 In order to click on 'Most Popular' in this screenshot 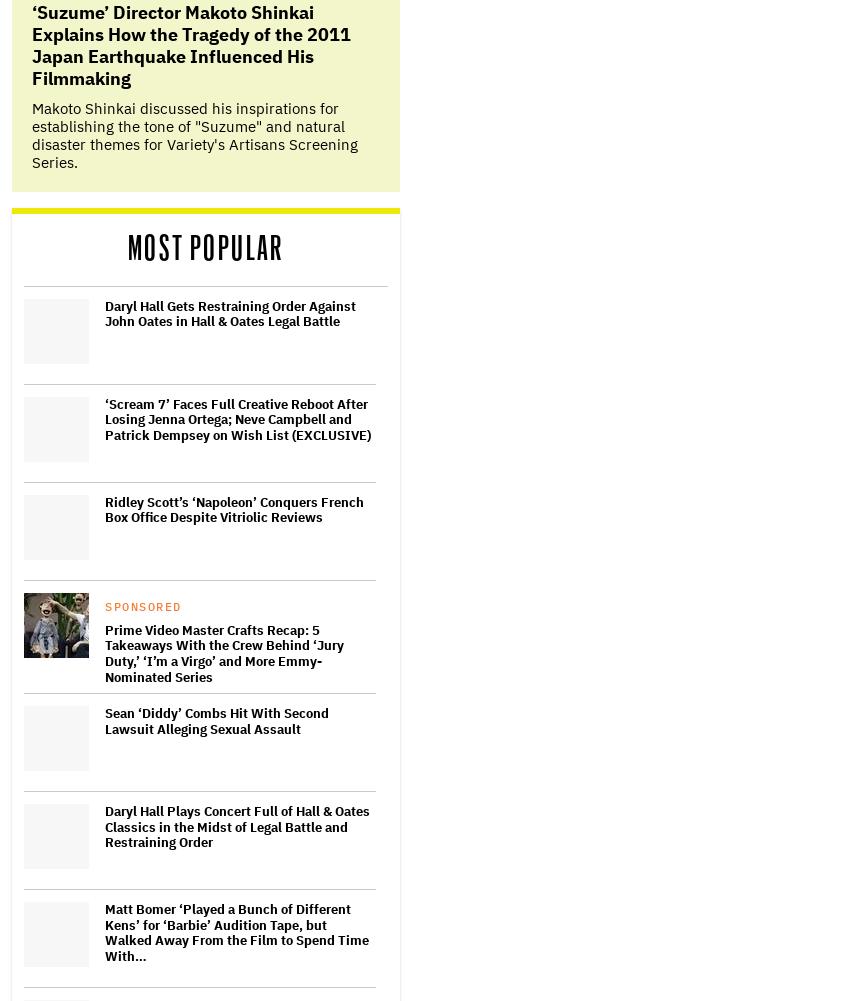, I will do `click(204, 248)`.